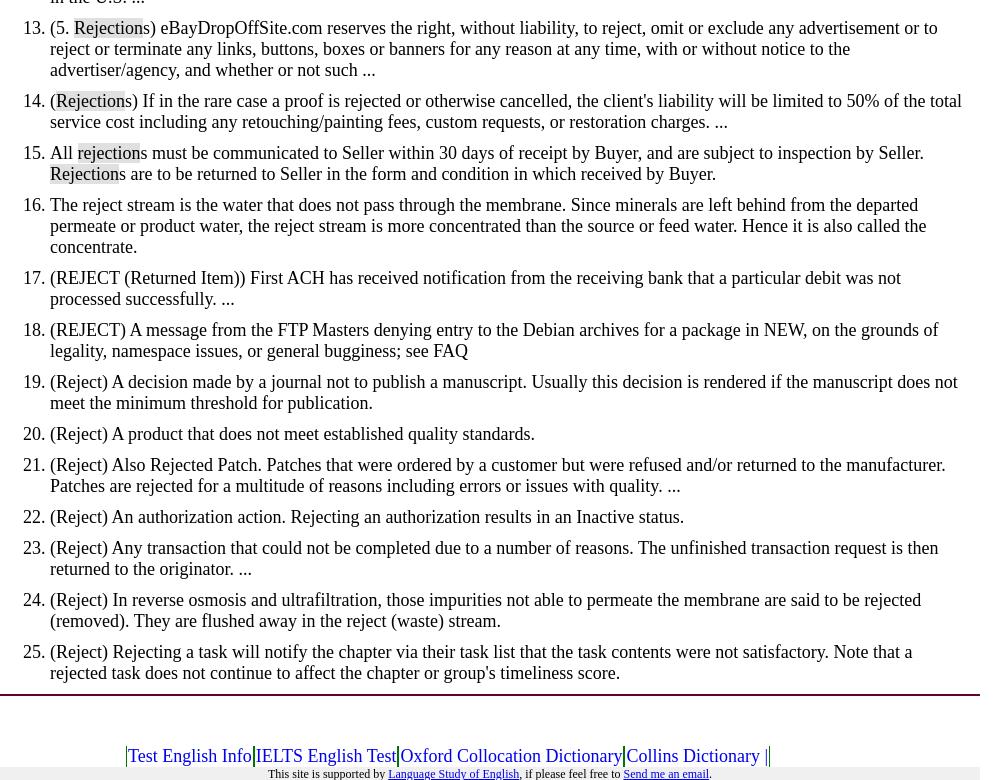 Image resolution: width=1000 pixels, height=780 pixels. Describe the element at coordinates (493, 557) in the screenshot. I see `'(Reject) Any transaction that could not be completed due to a number of reasons. The unfinished transaction request is then returned to the originator. ...'` at that location.